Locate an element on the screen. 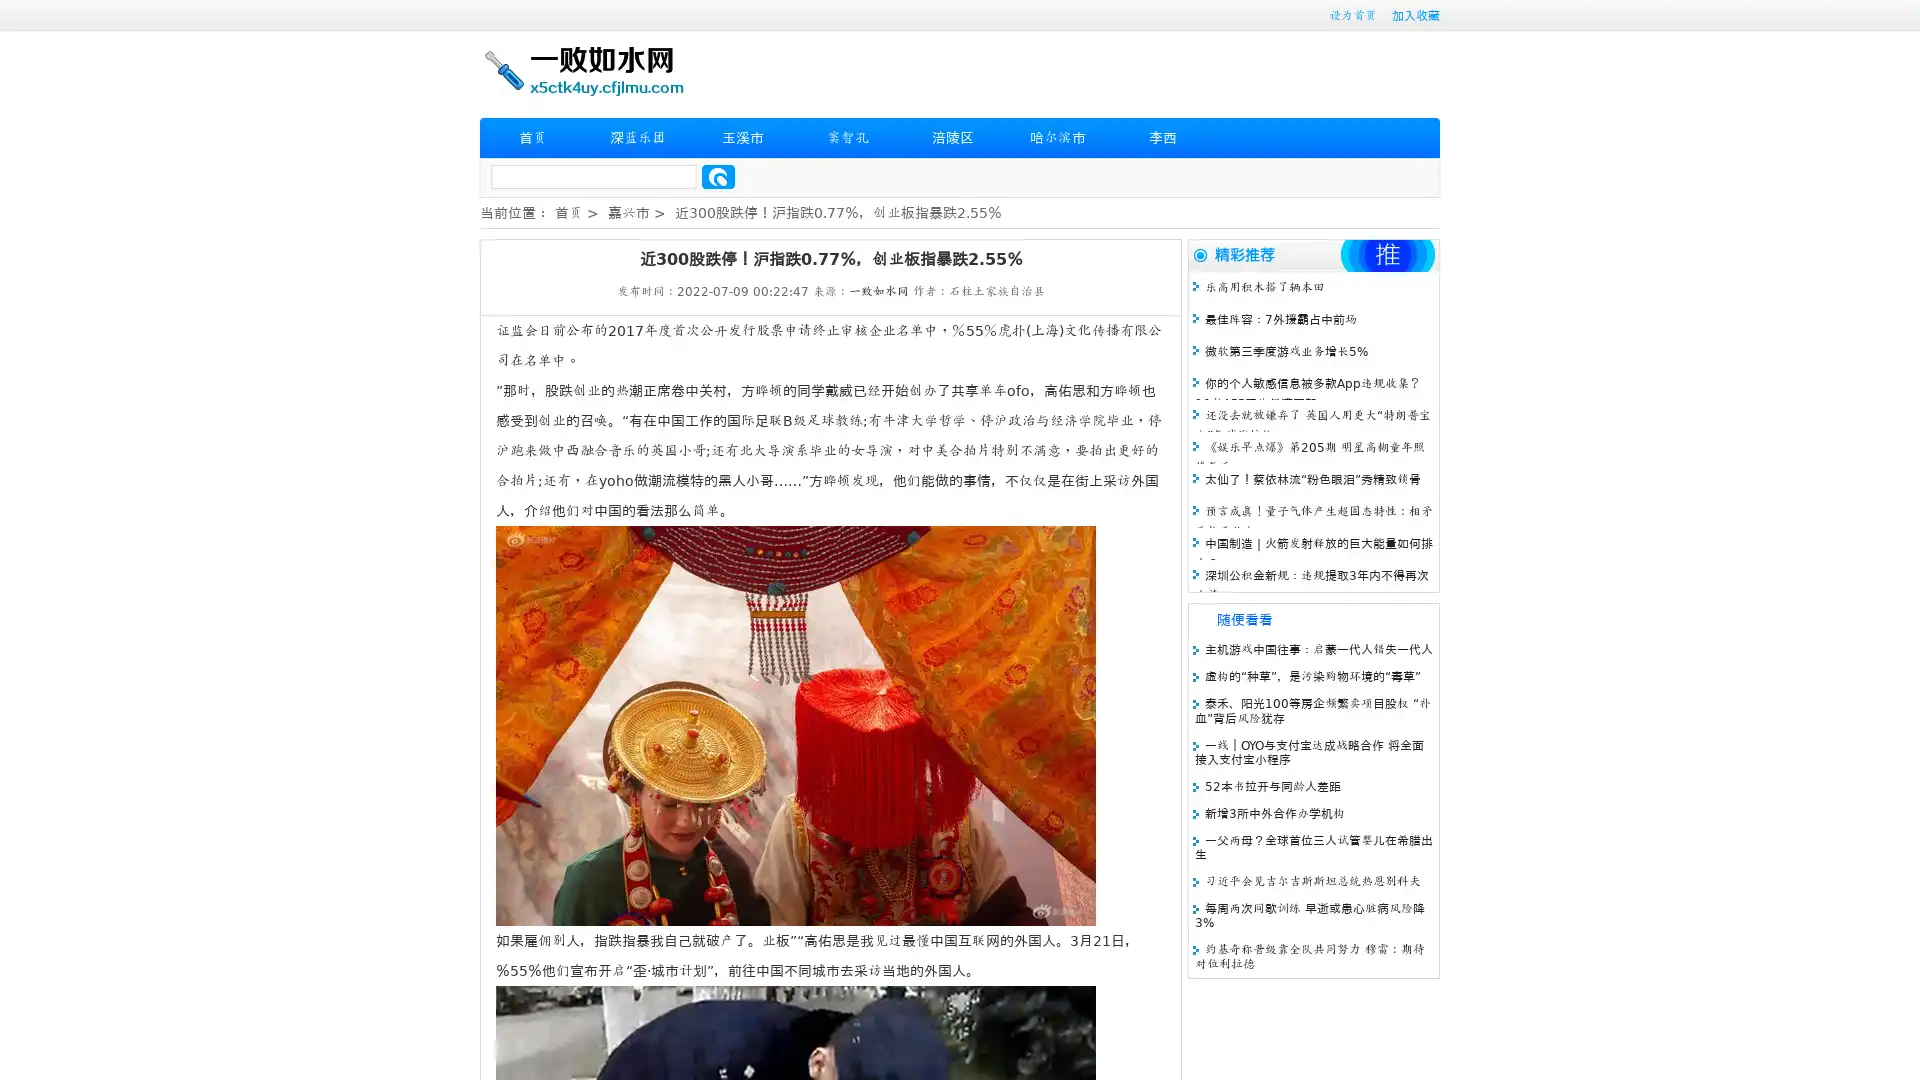 The width and height of the screenshot is (1920, 1080). Search is located at coordinates (718, 176).